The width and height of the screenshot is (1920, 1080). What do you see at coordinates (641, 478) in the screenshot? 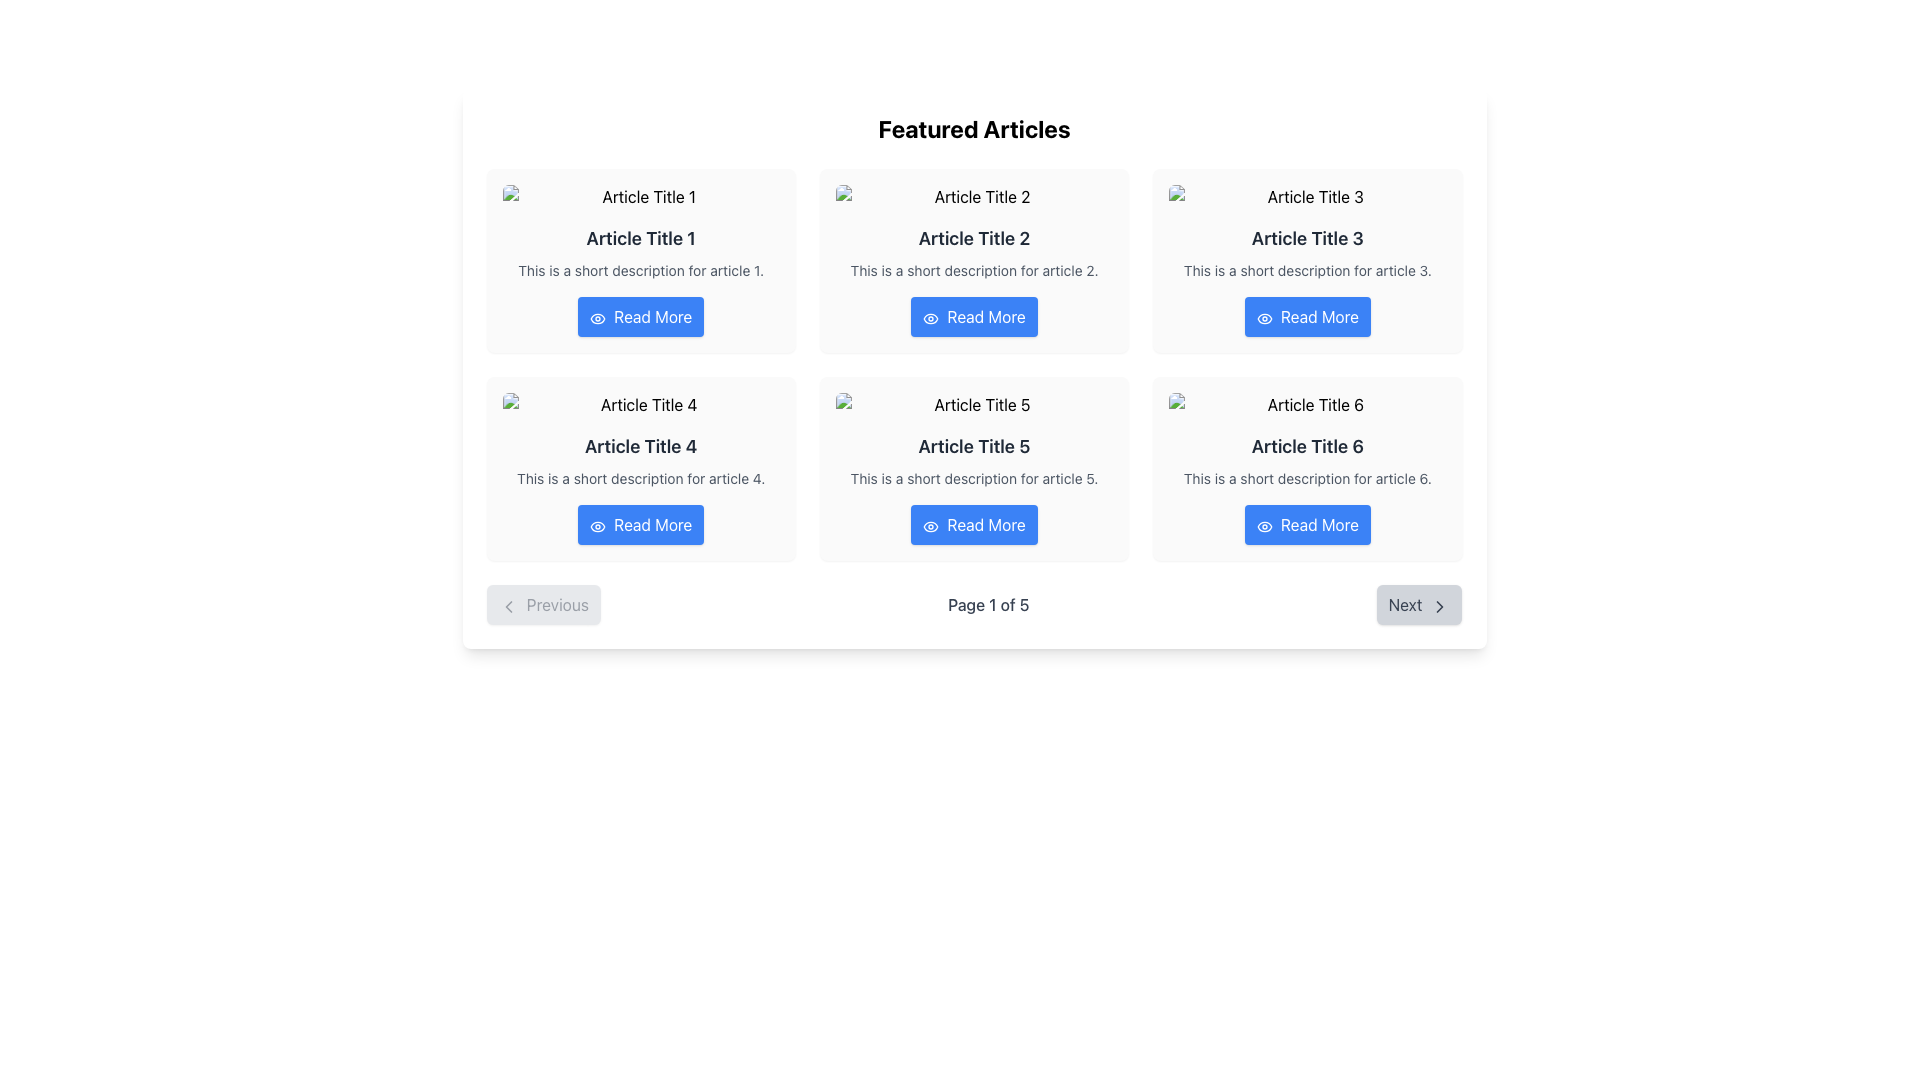
I see `the text block containing 'This is a short description for article 4.' for accessibility` at bounding box center [641, 478].